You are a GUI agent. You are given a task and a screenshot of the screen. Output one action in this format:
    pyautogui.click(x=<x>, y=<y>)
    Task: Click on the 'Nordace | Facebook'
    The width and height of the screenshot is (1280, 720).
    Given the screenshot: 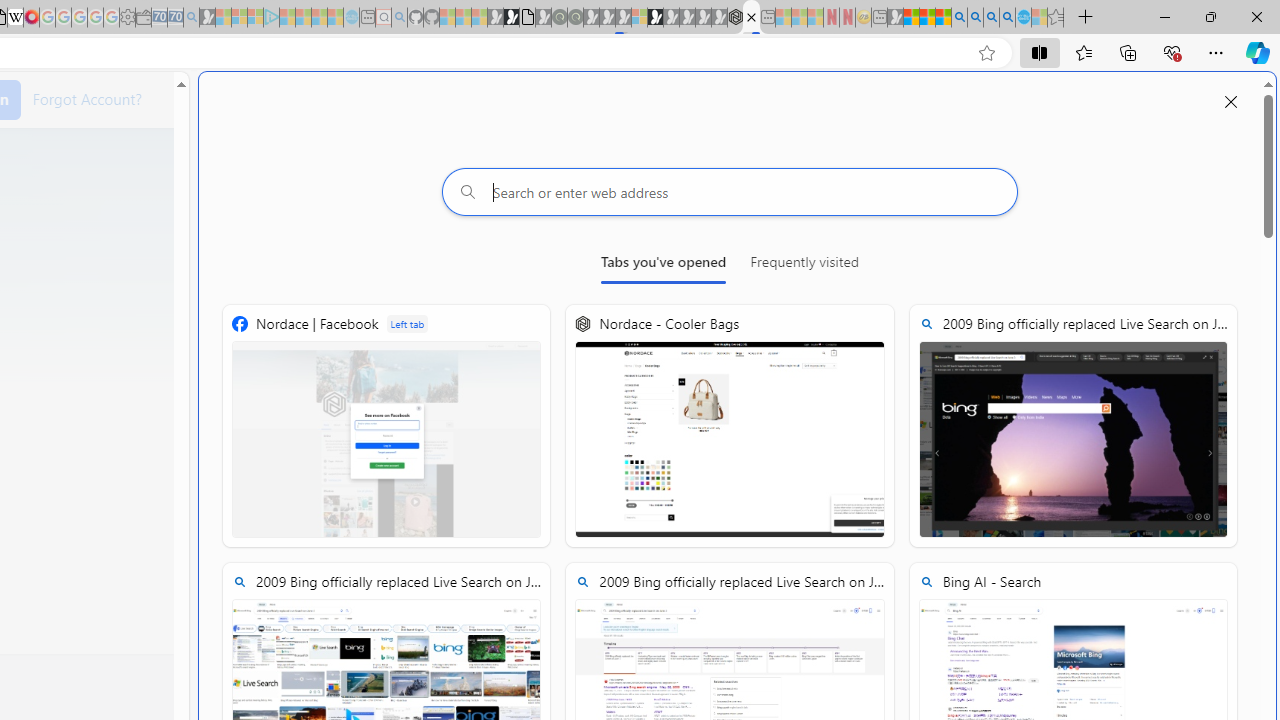 What is the action you would take?
    pyautogui.click(x=386, y=425)
    